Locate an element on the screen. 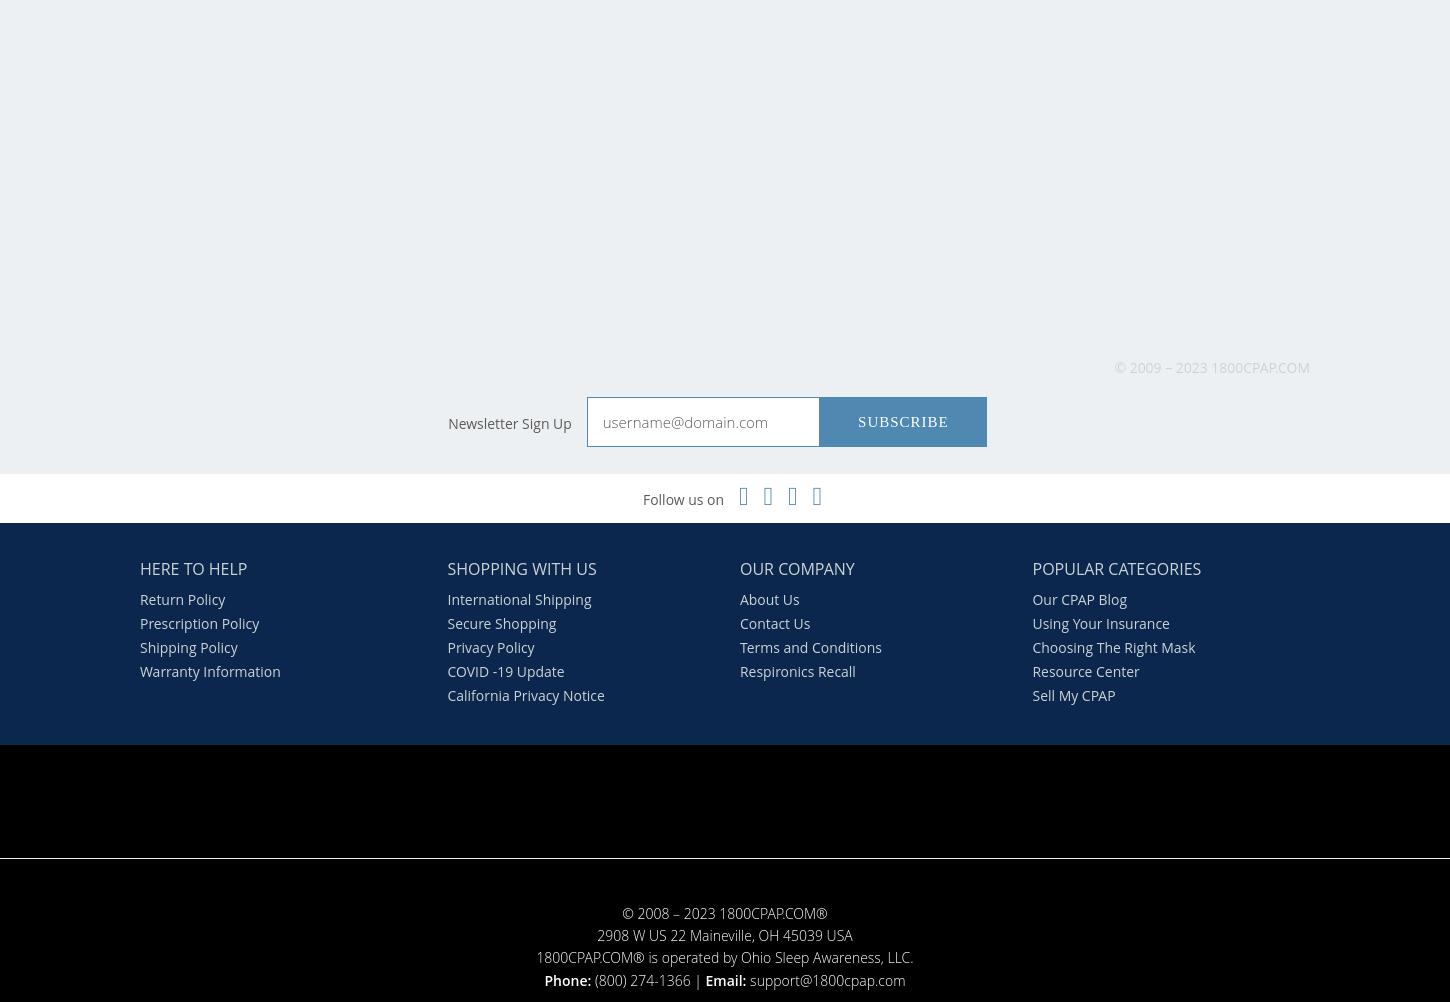 The width and height of the screenshot is (1450, 1002). 'Choosing The Right Mask' is located at coordinates (1112, 645).